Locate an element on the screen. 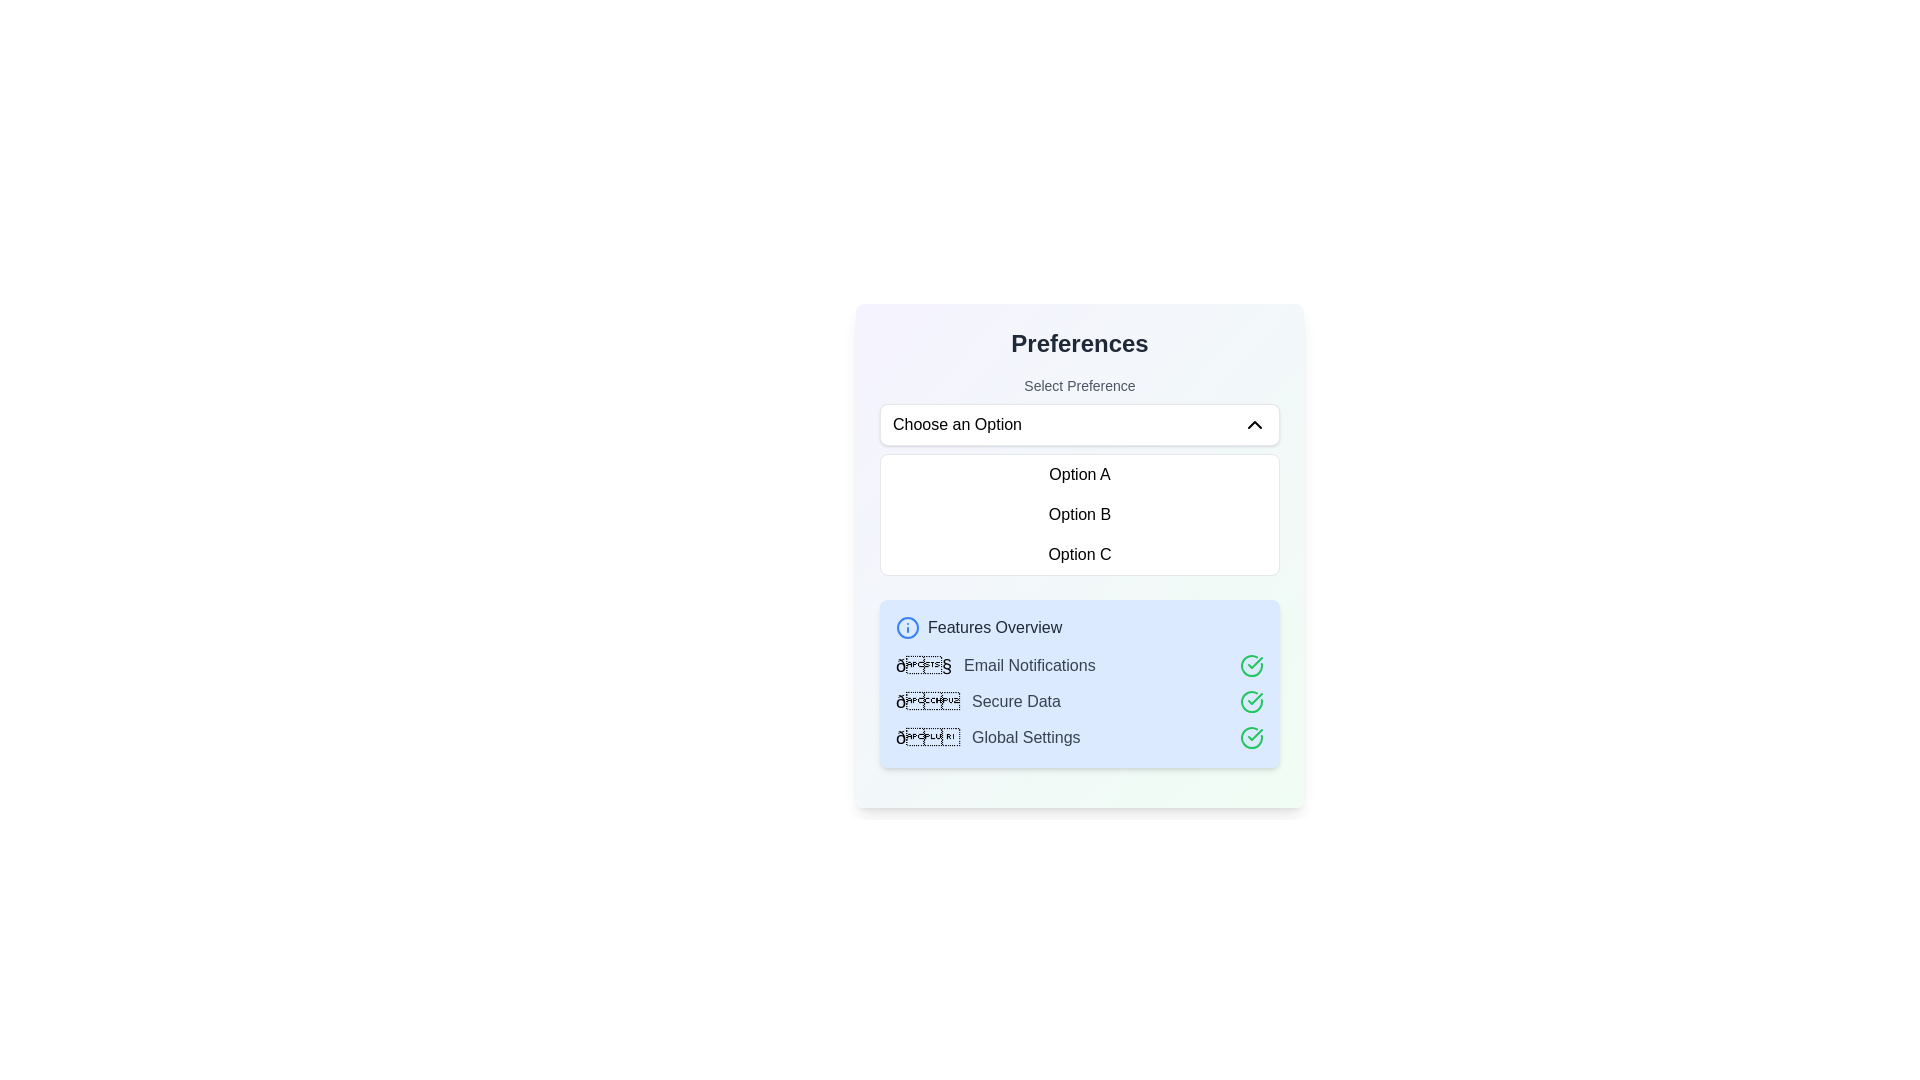 This screenshot has height=1080, width=1920. the 'Email Notifications' composite UI element, which includes a label and validation icon, located beneath the 'Features Overview' section is located at coordinates (1079, 666).